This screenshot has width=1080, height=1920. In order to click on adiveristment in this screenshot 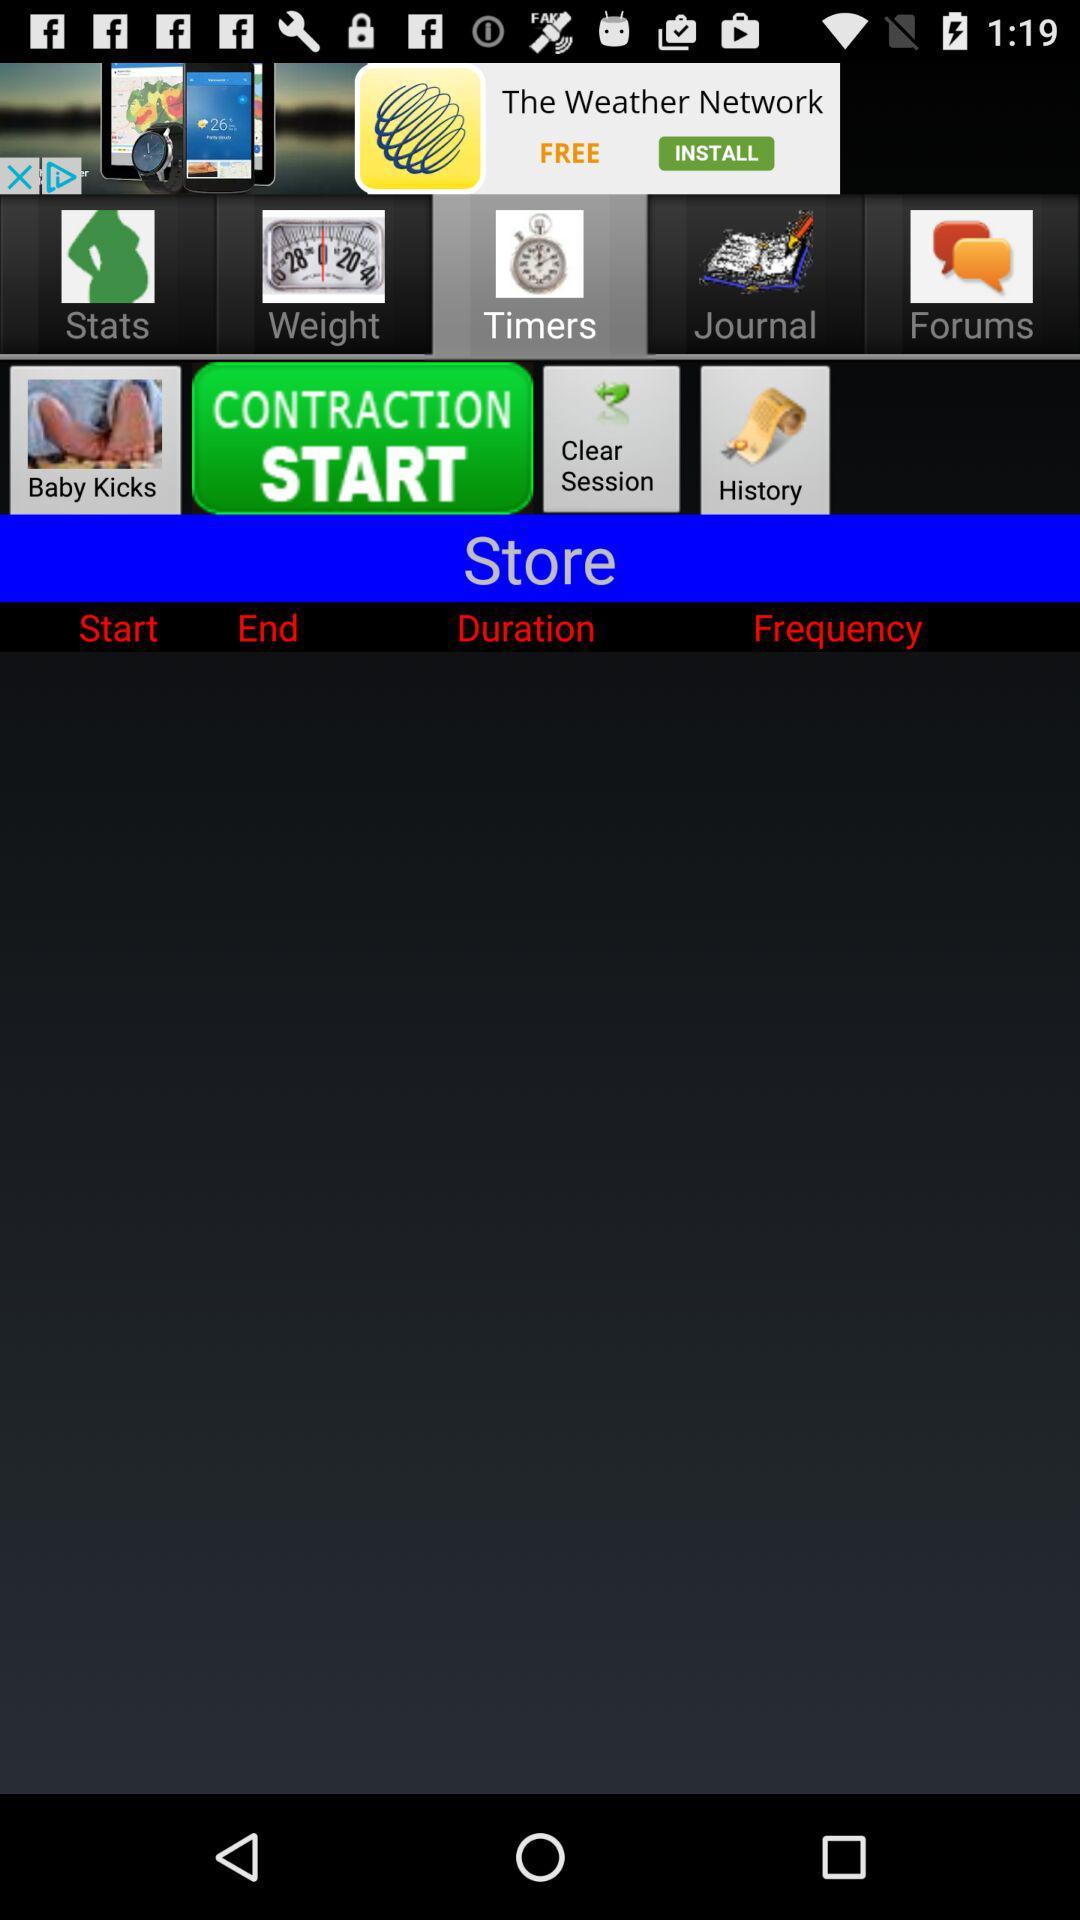, I will do `click(419, 127)`.